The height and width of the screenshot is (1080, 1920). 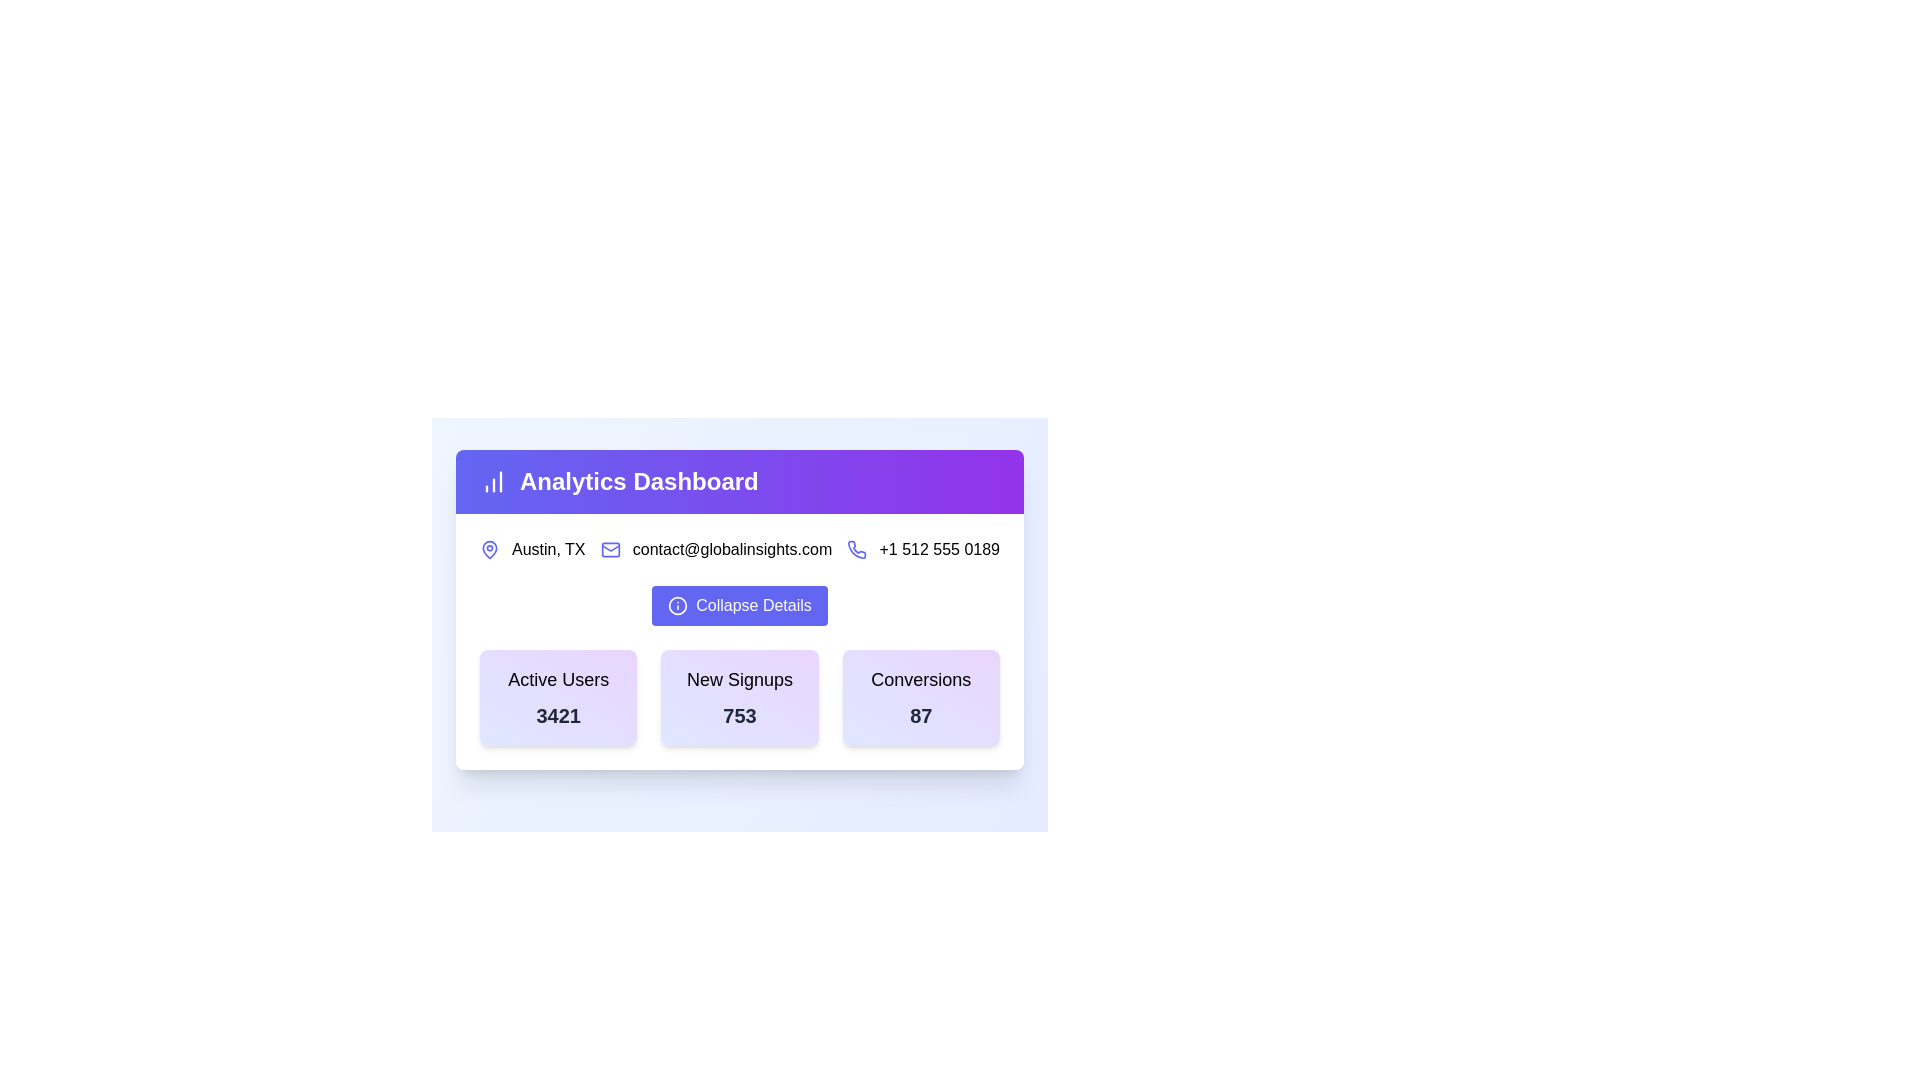 I want to click on the prominent numeric value '753' displayed in dark gray font under the 'New Signups' label within the Analytics Dashboard section, so click(x=738, y=715).